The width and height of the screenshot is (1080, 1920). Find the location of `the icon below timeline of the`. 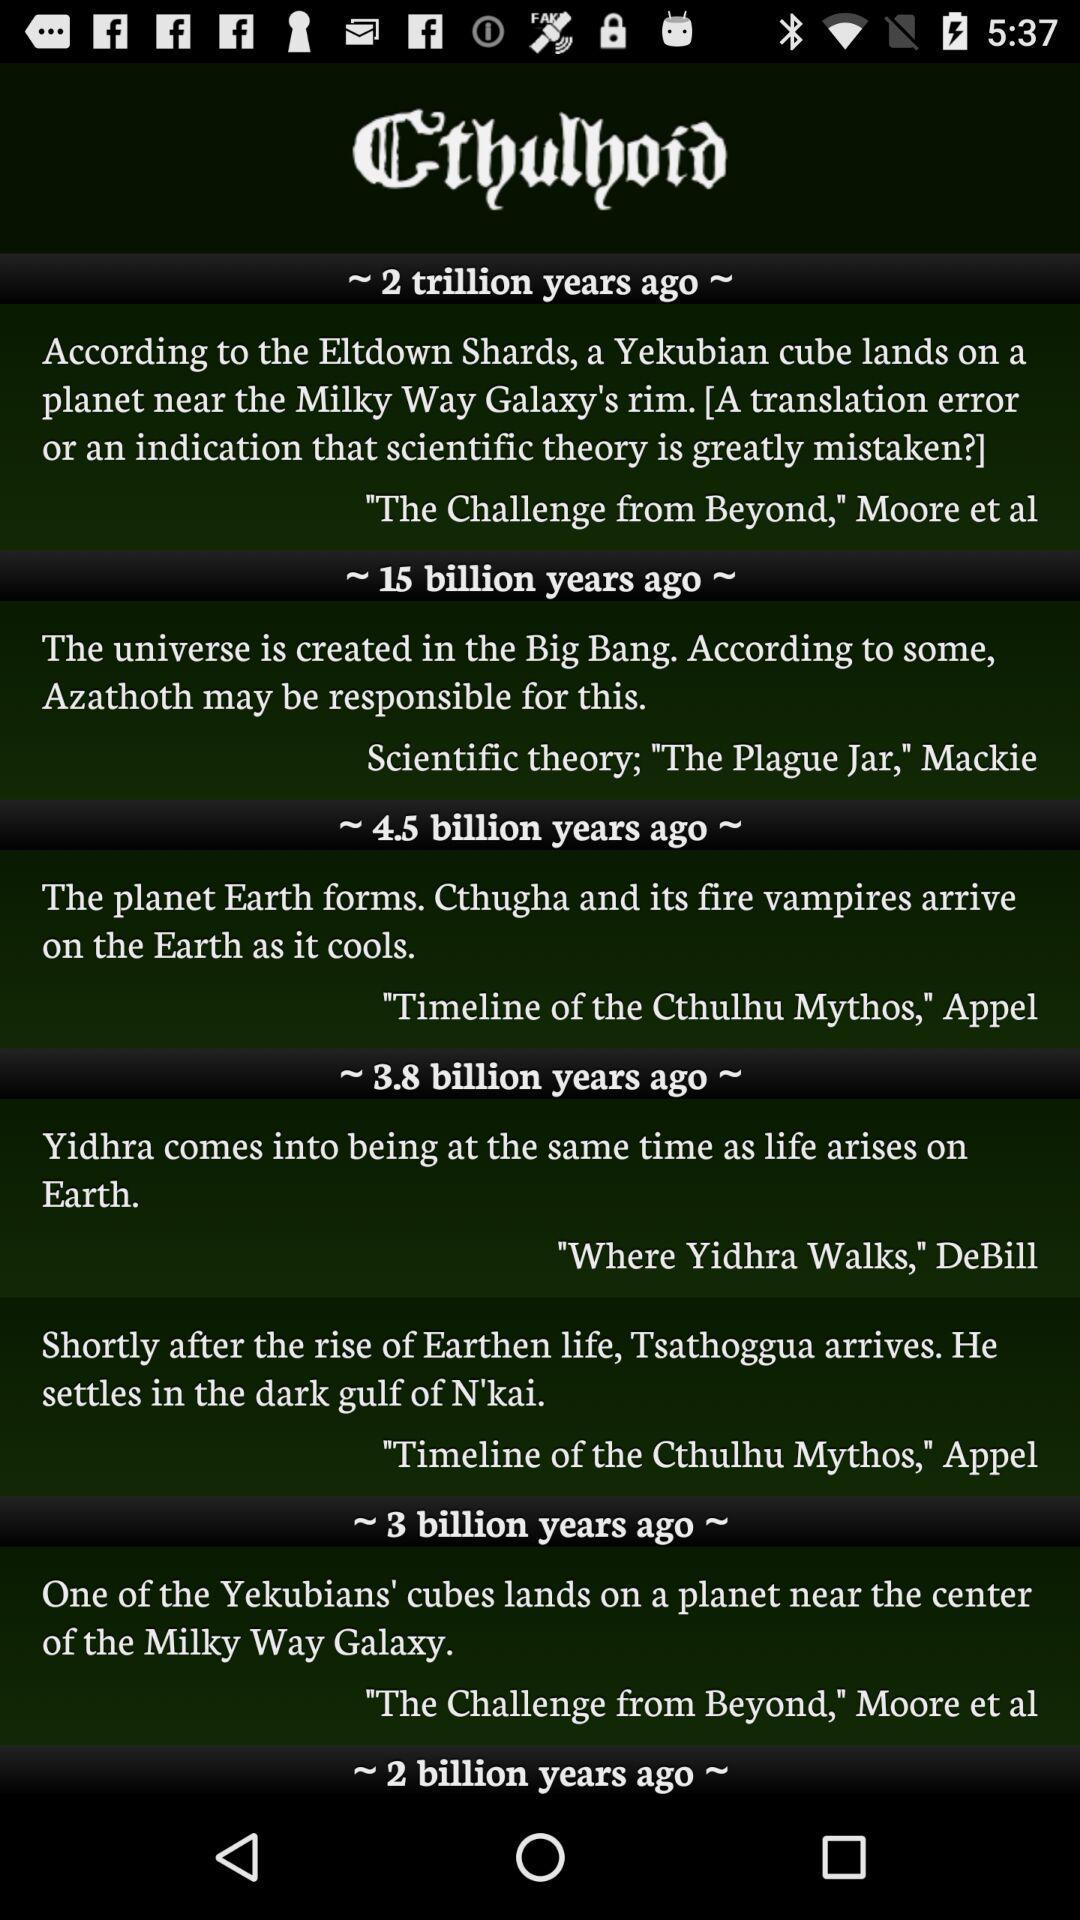

the icon below timeline of the is located at coordinates (540, 1073).